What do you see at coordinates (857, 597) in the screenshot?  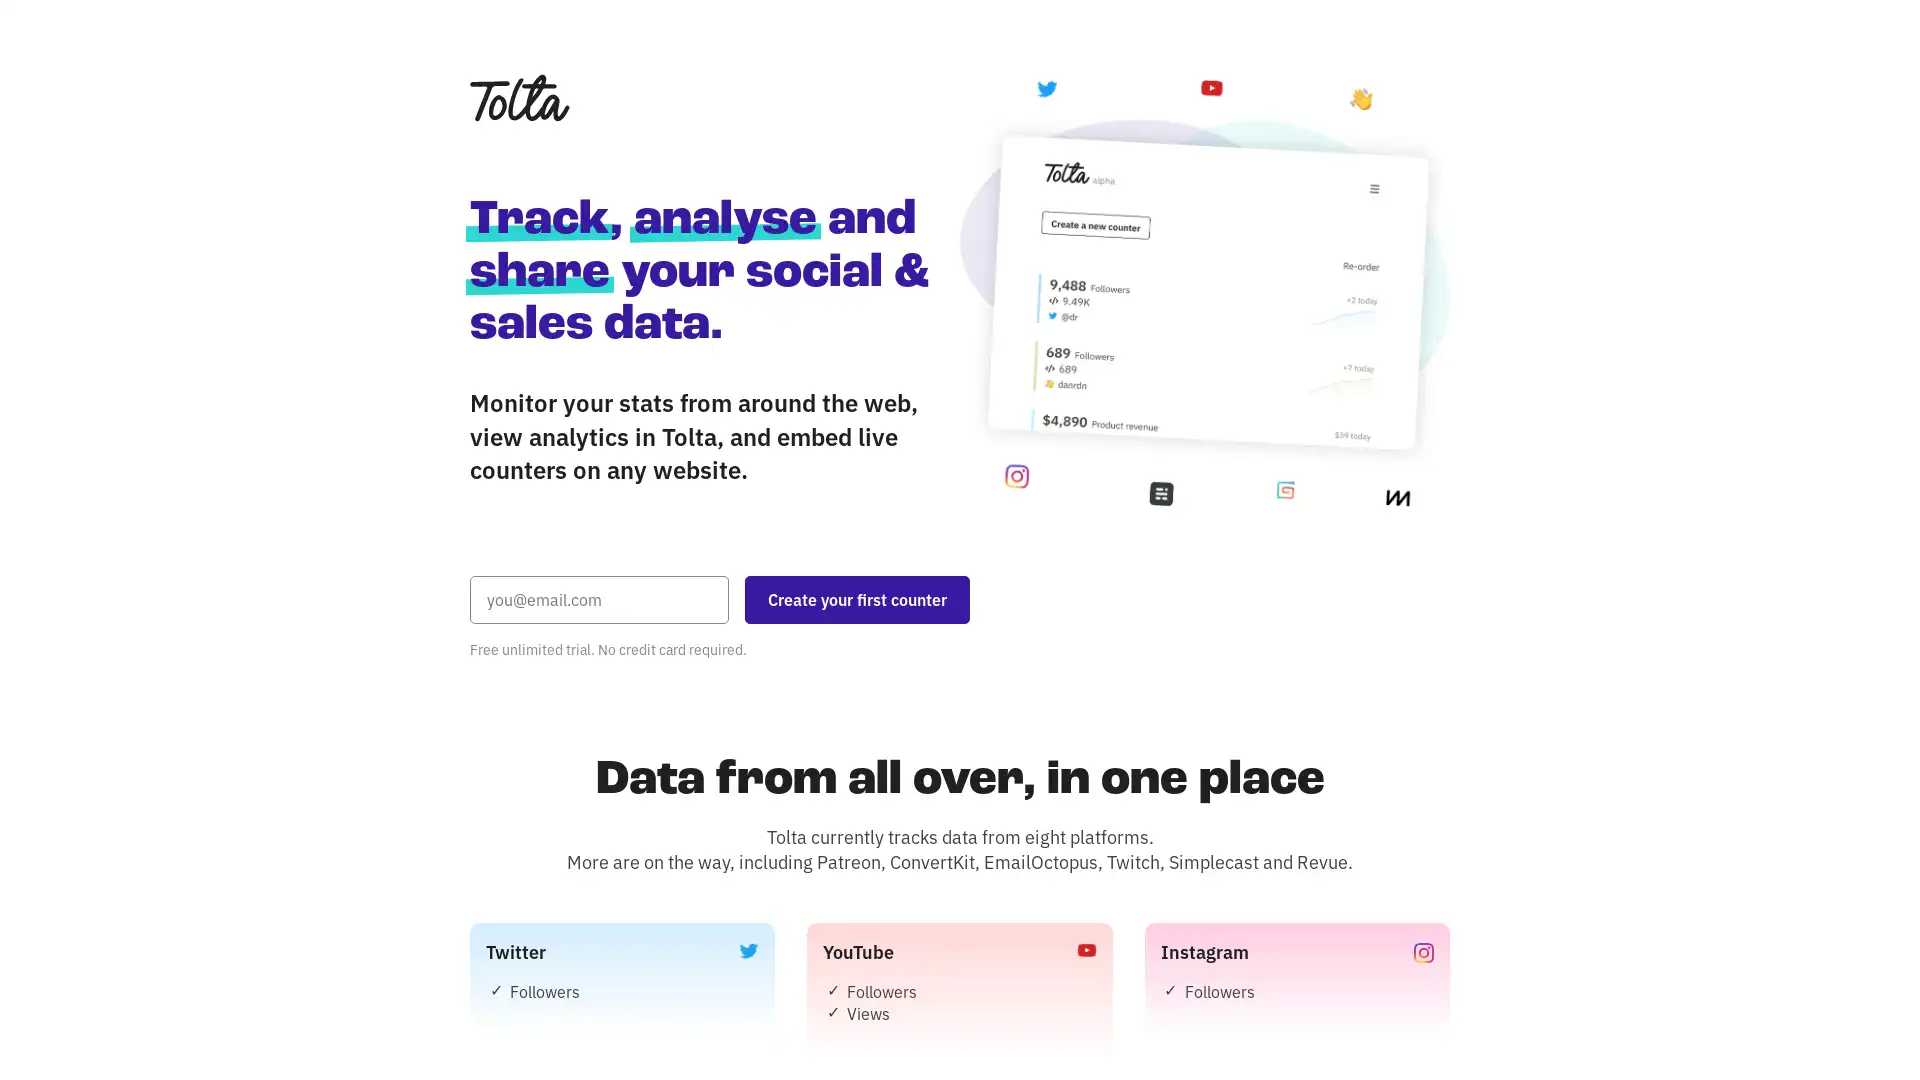 I see `Create your first counter` at bounding box center [857, 597].